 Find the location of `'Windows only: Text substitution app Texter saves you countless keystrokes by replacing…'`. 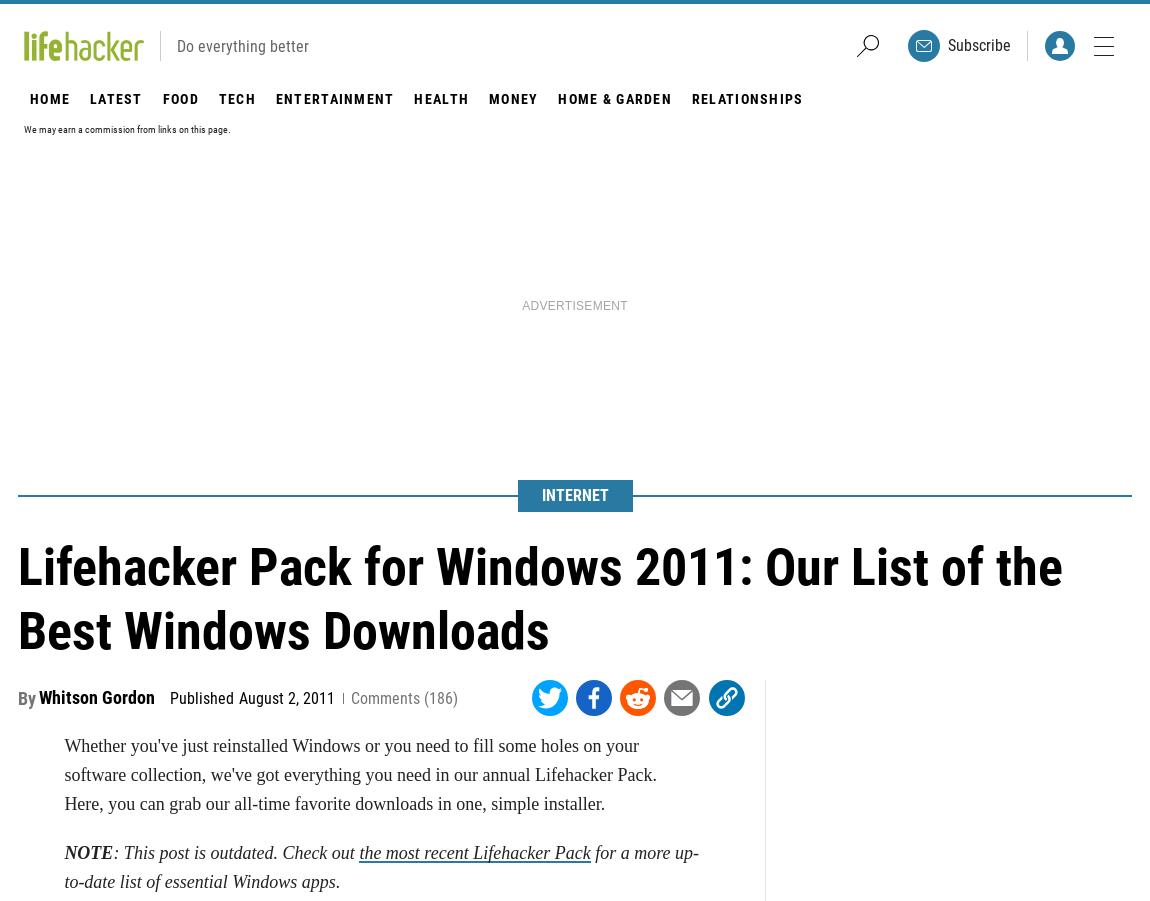

'Windows only: Text substitution app Texter saves you countless keystrokes by replacing…' is located at coordinates (433, 195).